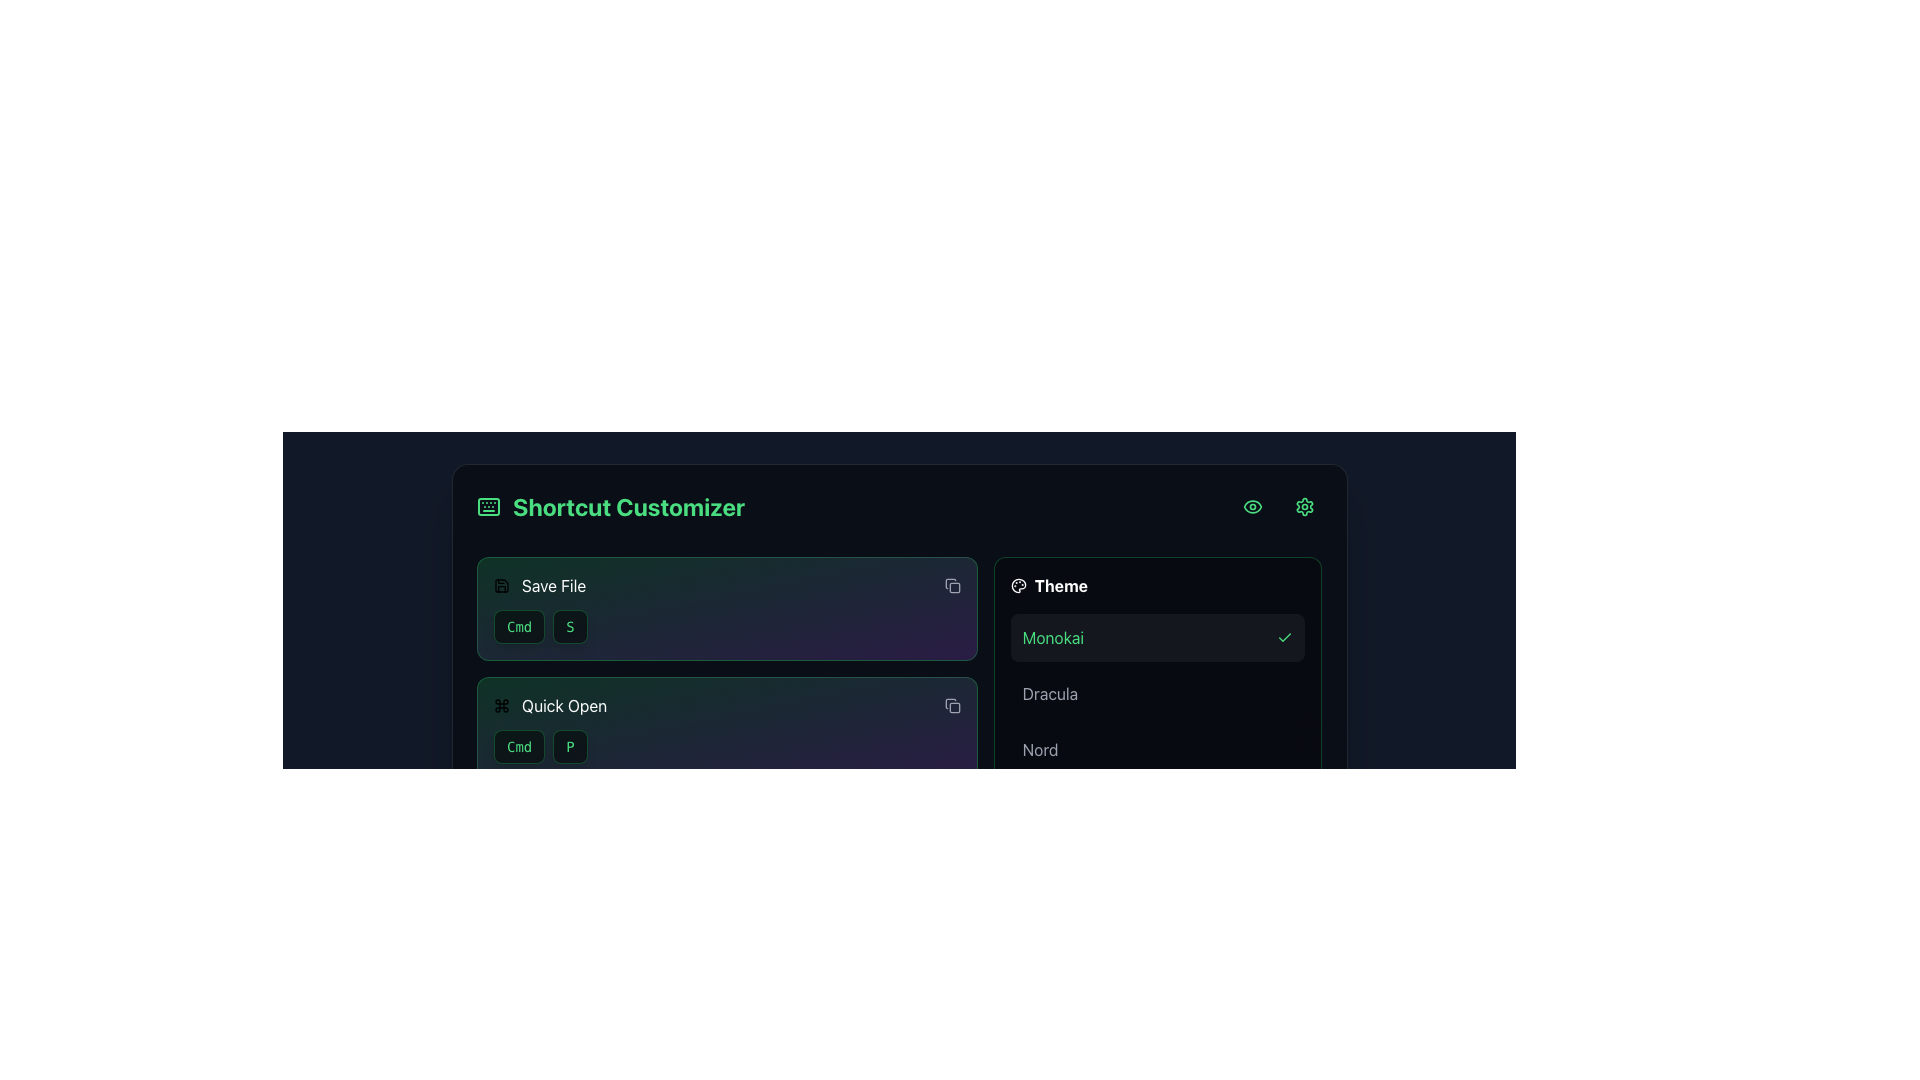  I want to click on the text label displaying 'Nord' in capitalized gray color, so click(1040, 749).